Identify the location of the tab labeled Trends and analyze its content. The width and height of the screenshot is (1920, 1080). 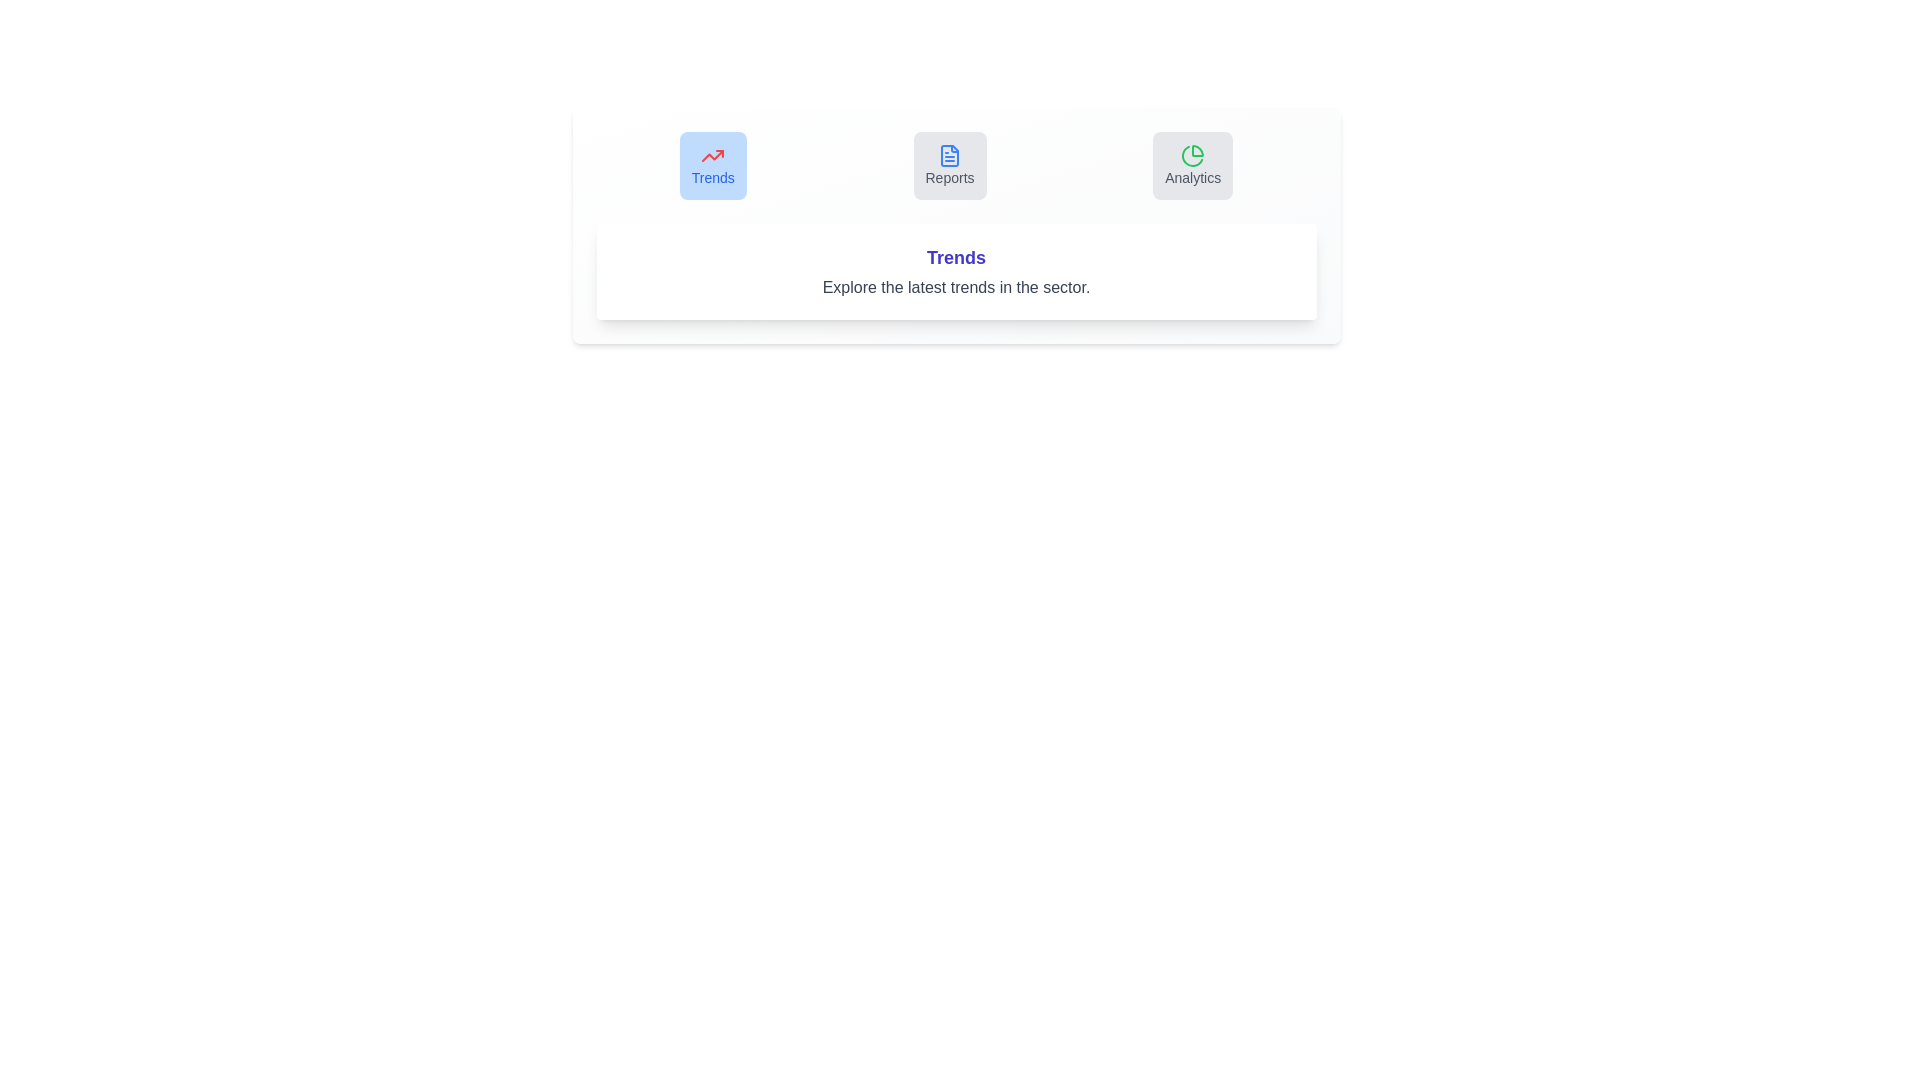
(713, 164).